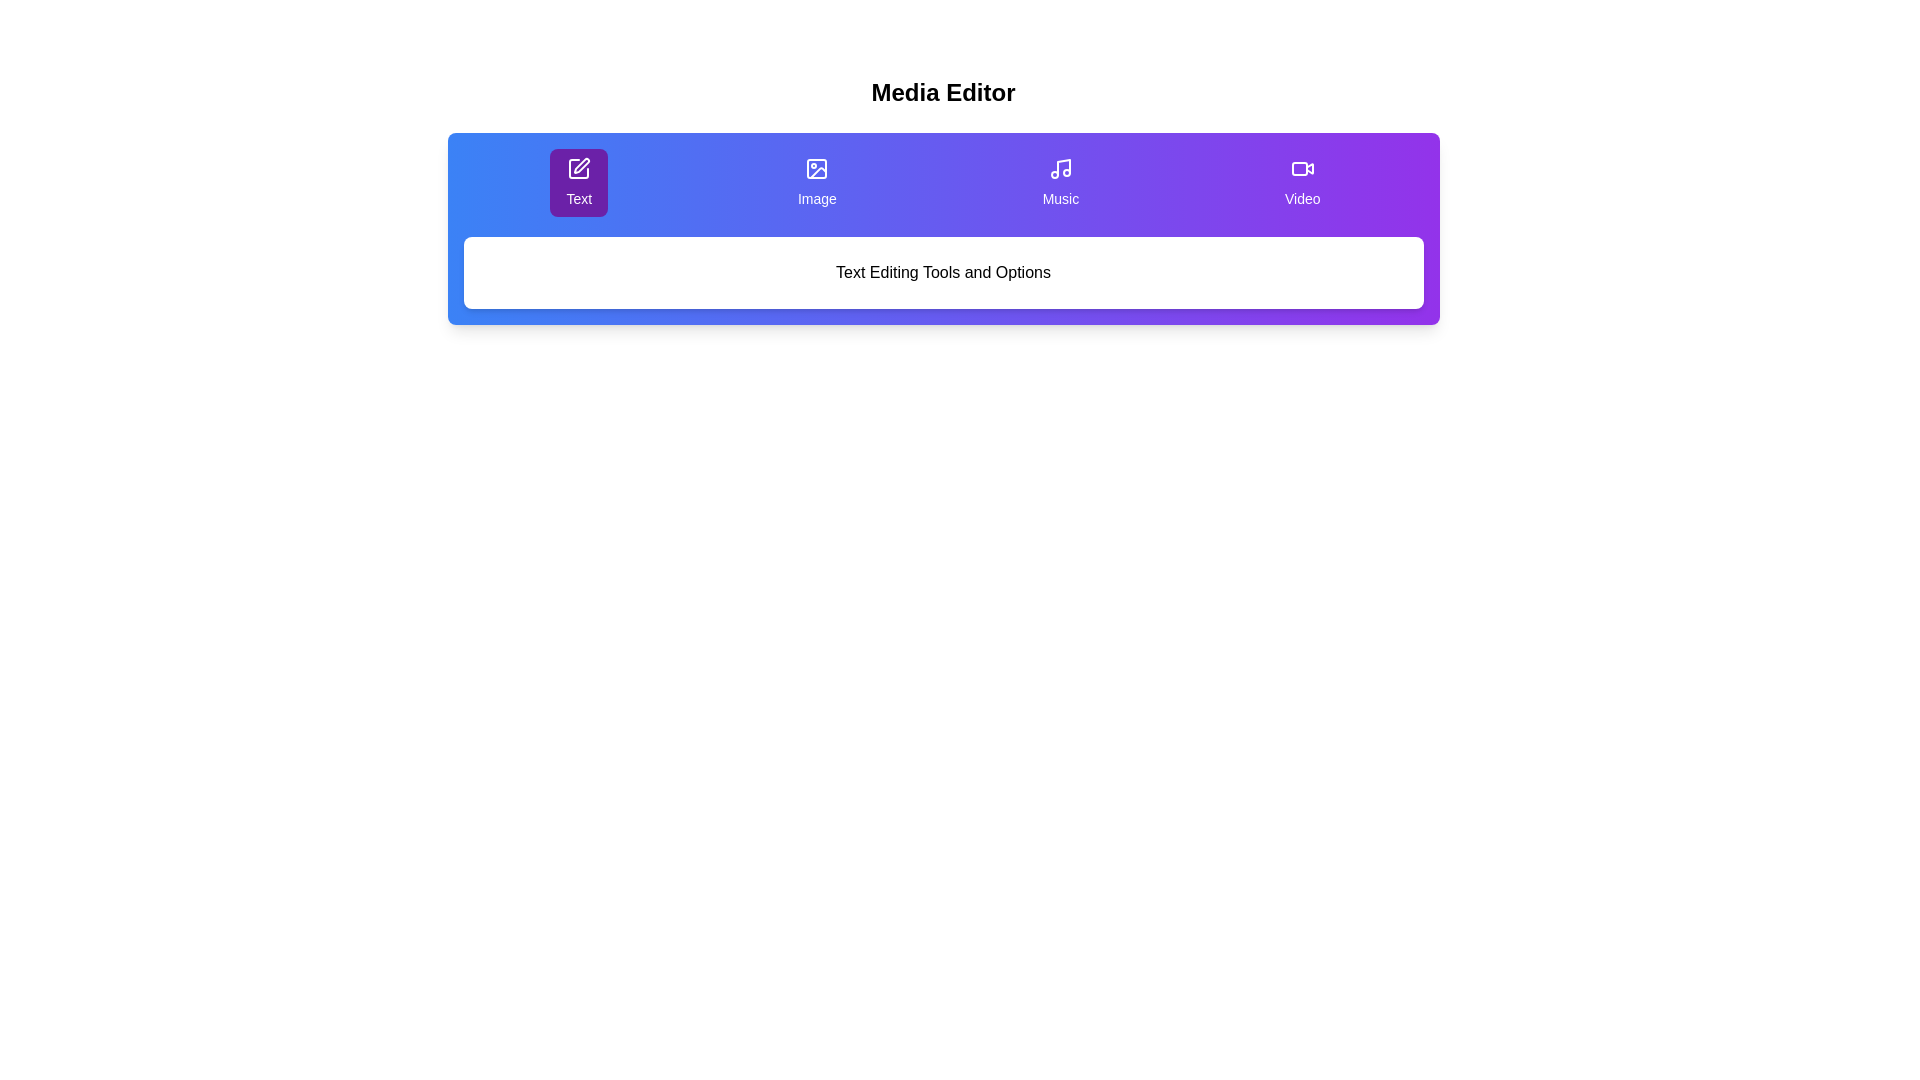  I want to click on the text label that describes the button's functionality, located at the bottom of the rounded rectangular button with a pen icon above it in the horizontal menu bar, so click(578, 199).